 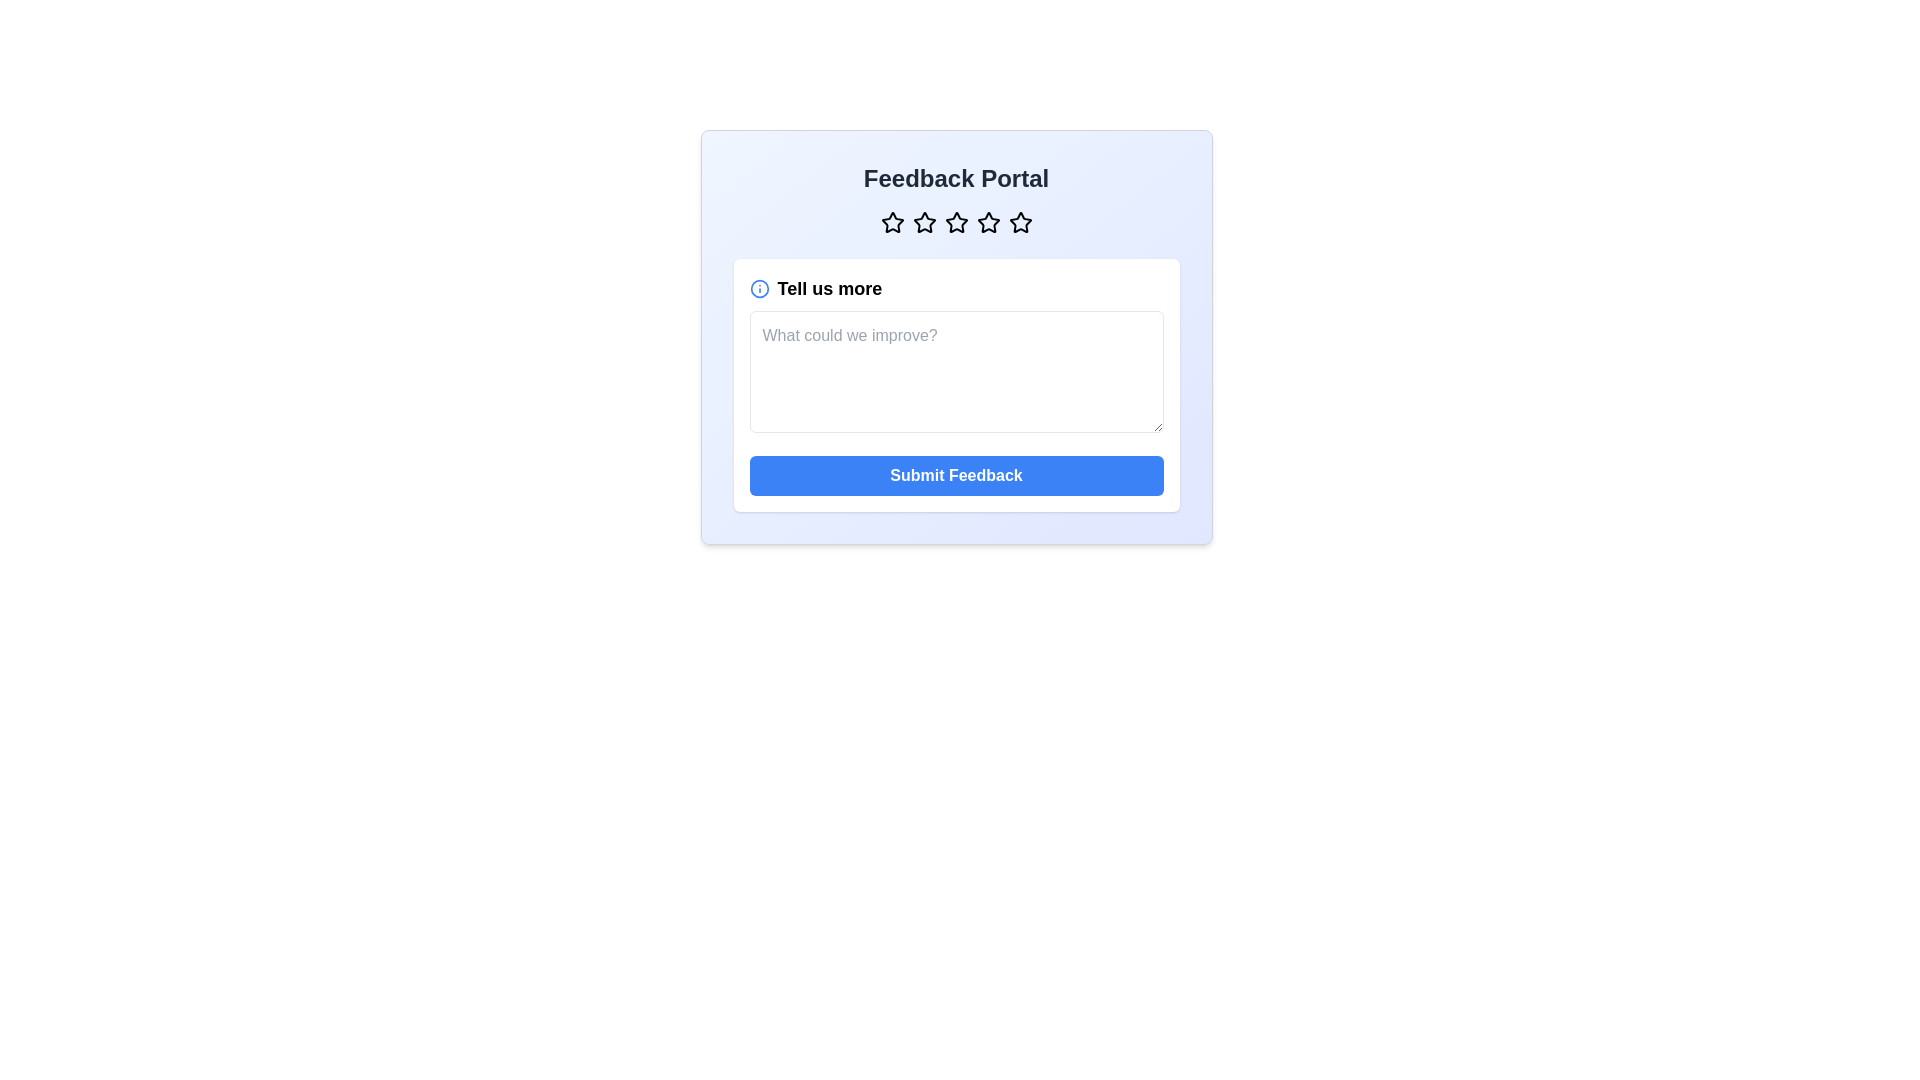 I want to click on the first clickable rating star in the Feedback Portal, so click(x=891, y=223).